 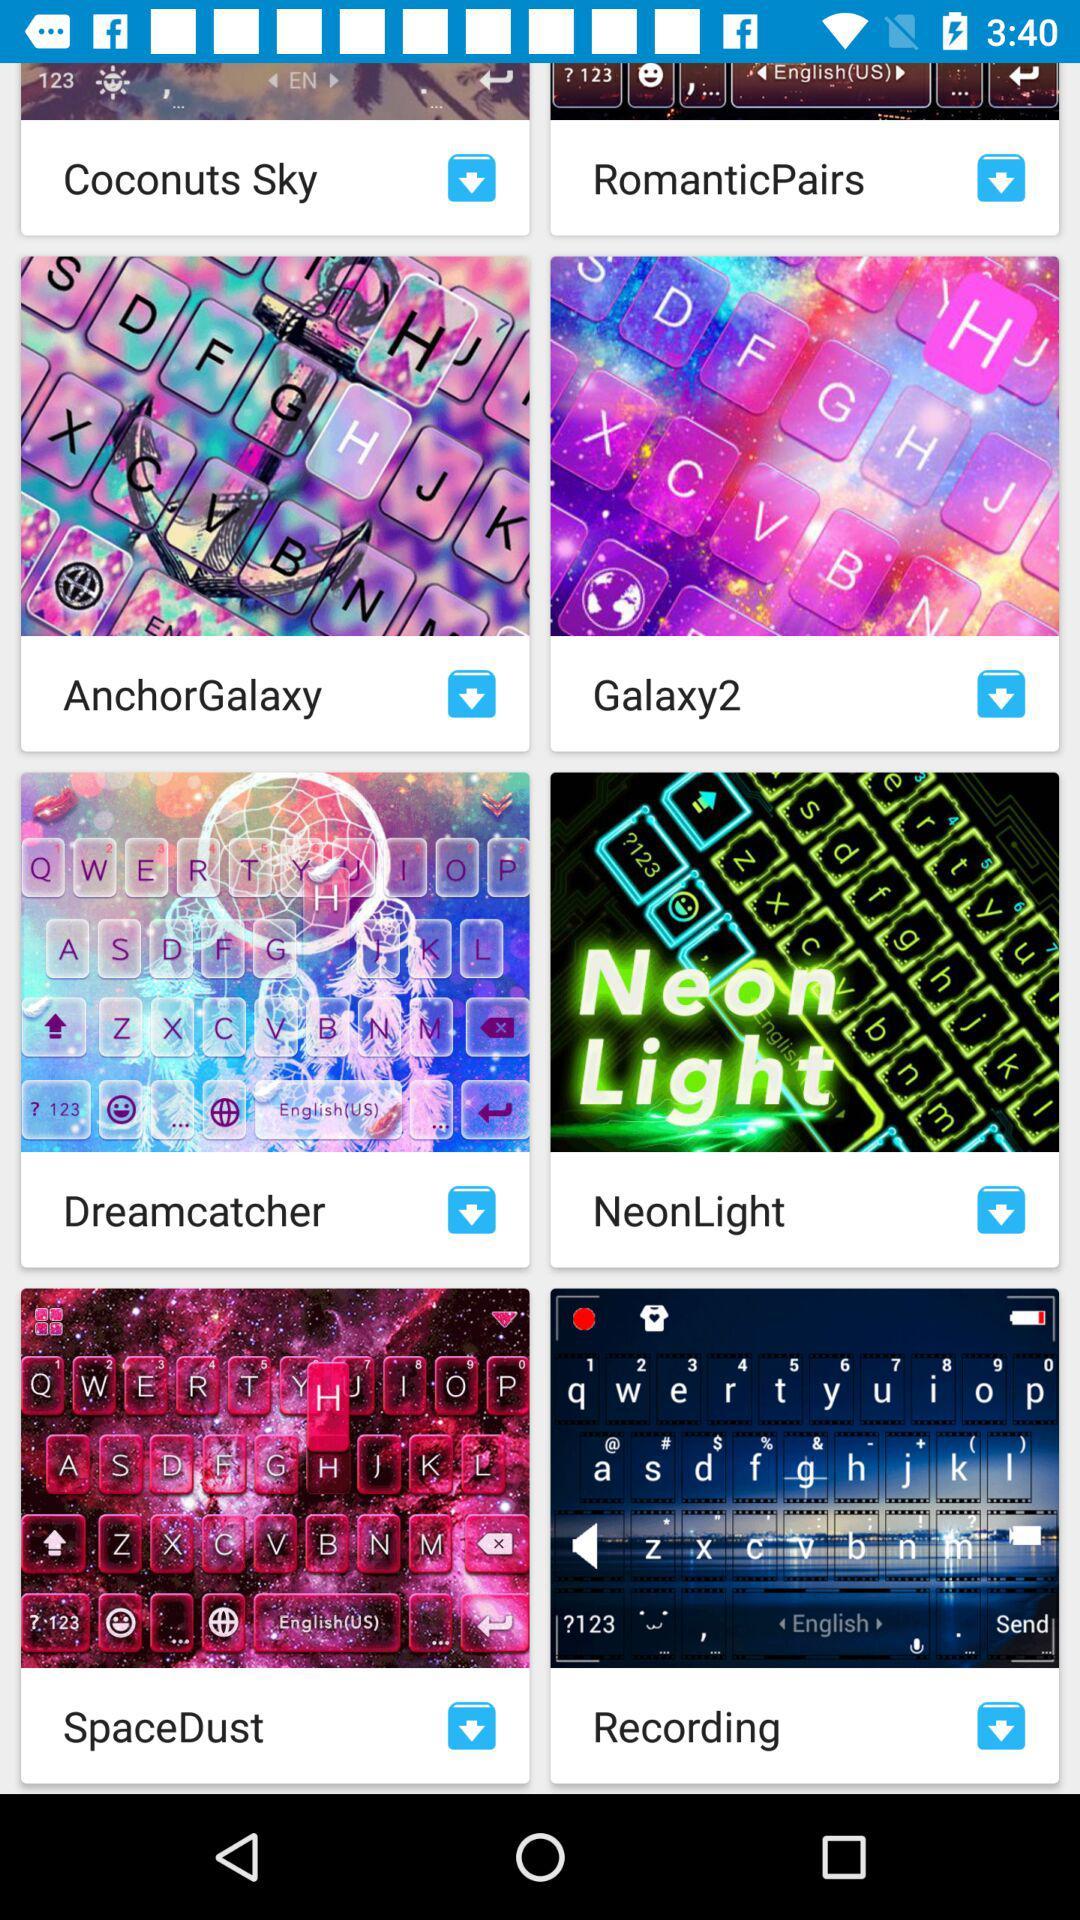 What do you see at coordinates (1001, 1208) in the screenshot?
I see `download pack` at bounding box center [1001, 1208].